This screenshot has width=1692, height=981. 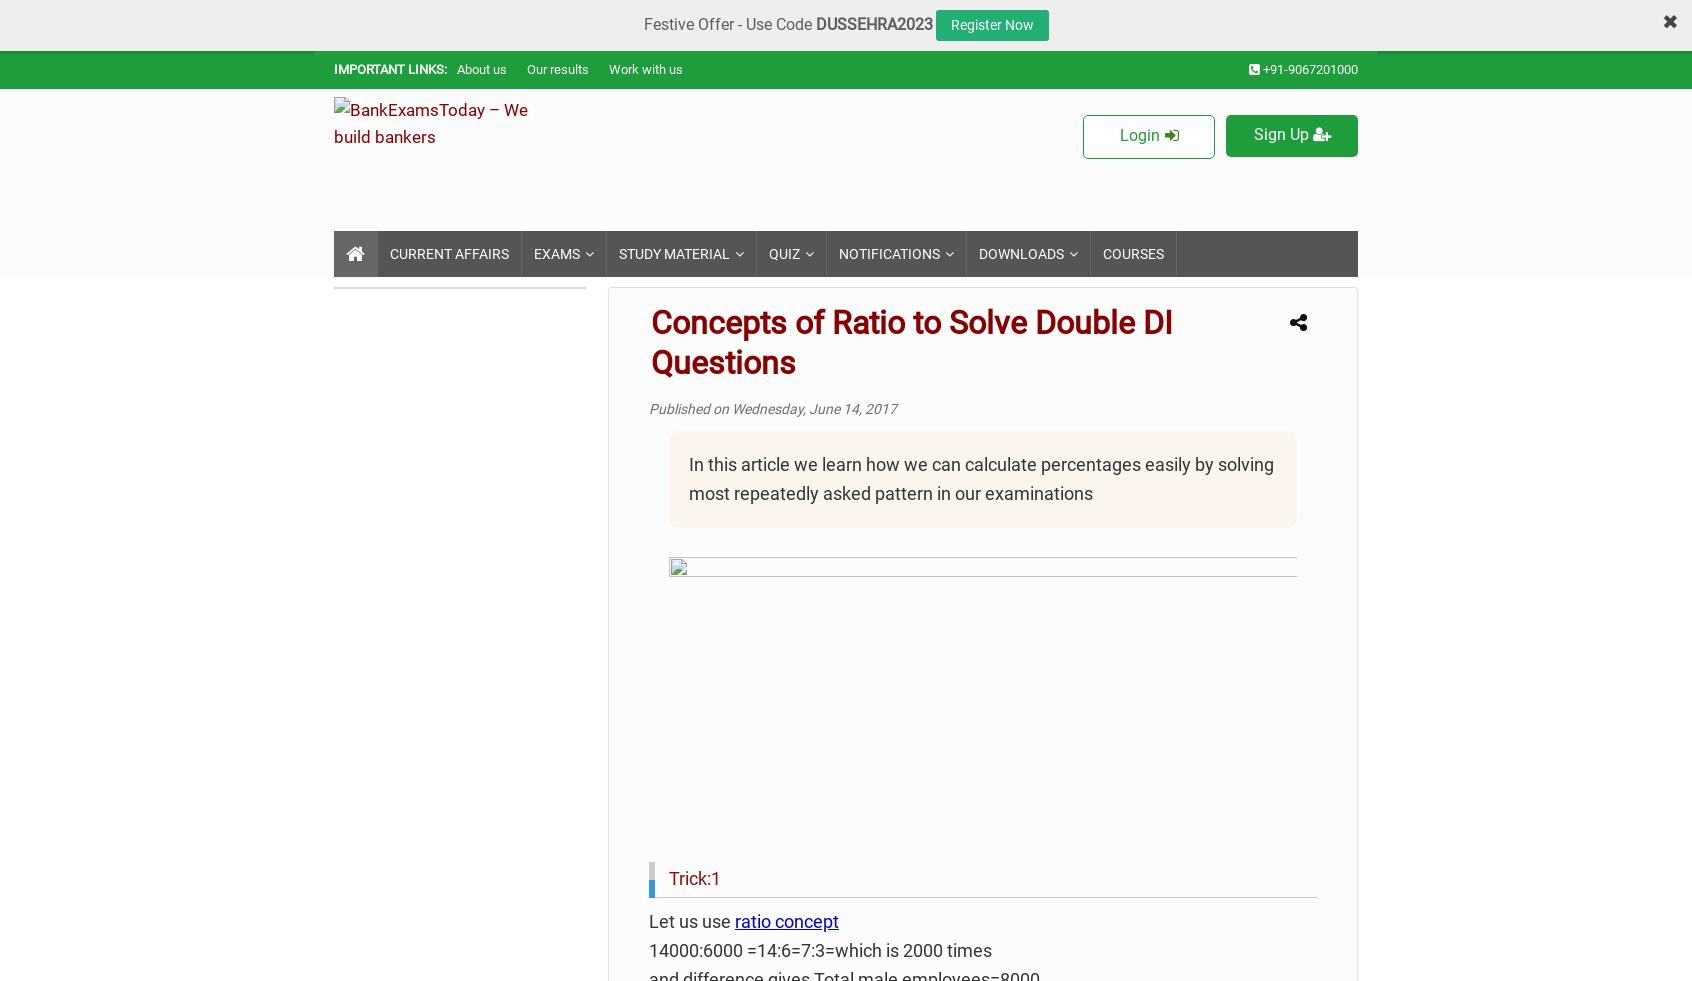 I want to click on '14000:6000 =14:6=7:3=which is 2000 times', so click(x=820, y=950).